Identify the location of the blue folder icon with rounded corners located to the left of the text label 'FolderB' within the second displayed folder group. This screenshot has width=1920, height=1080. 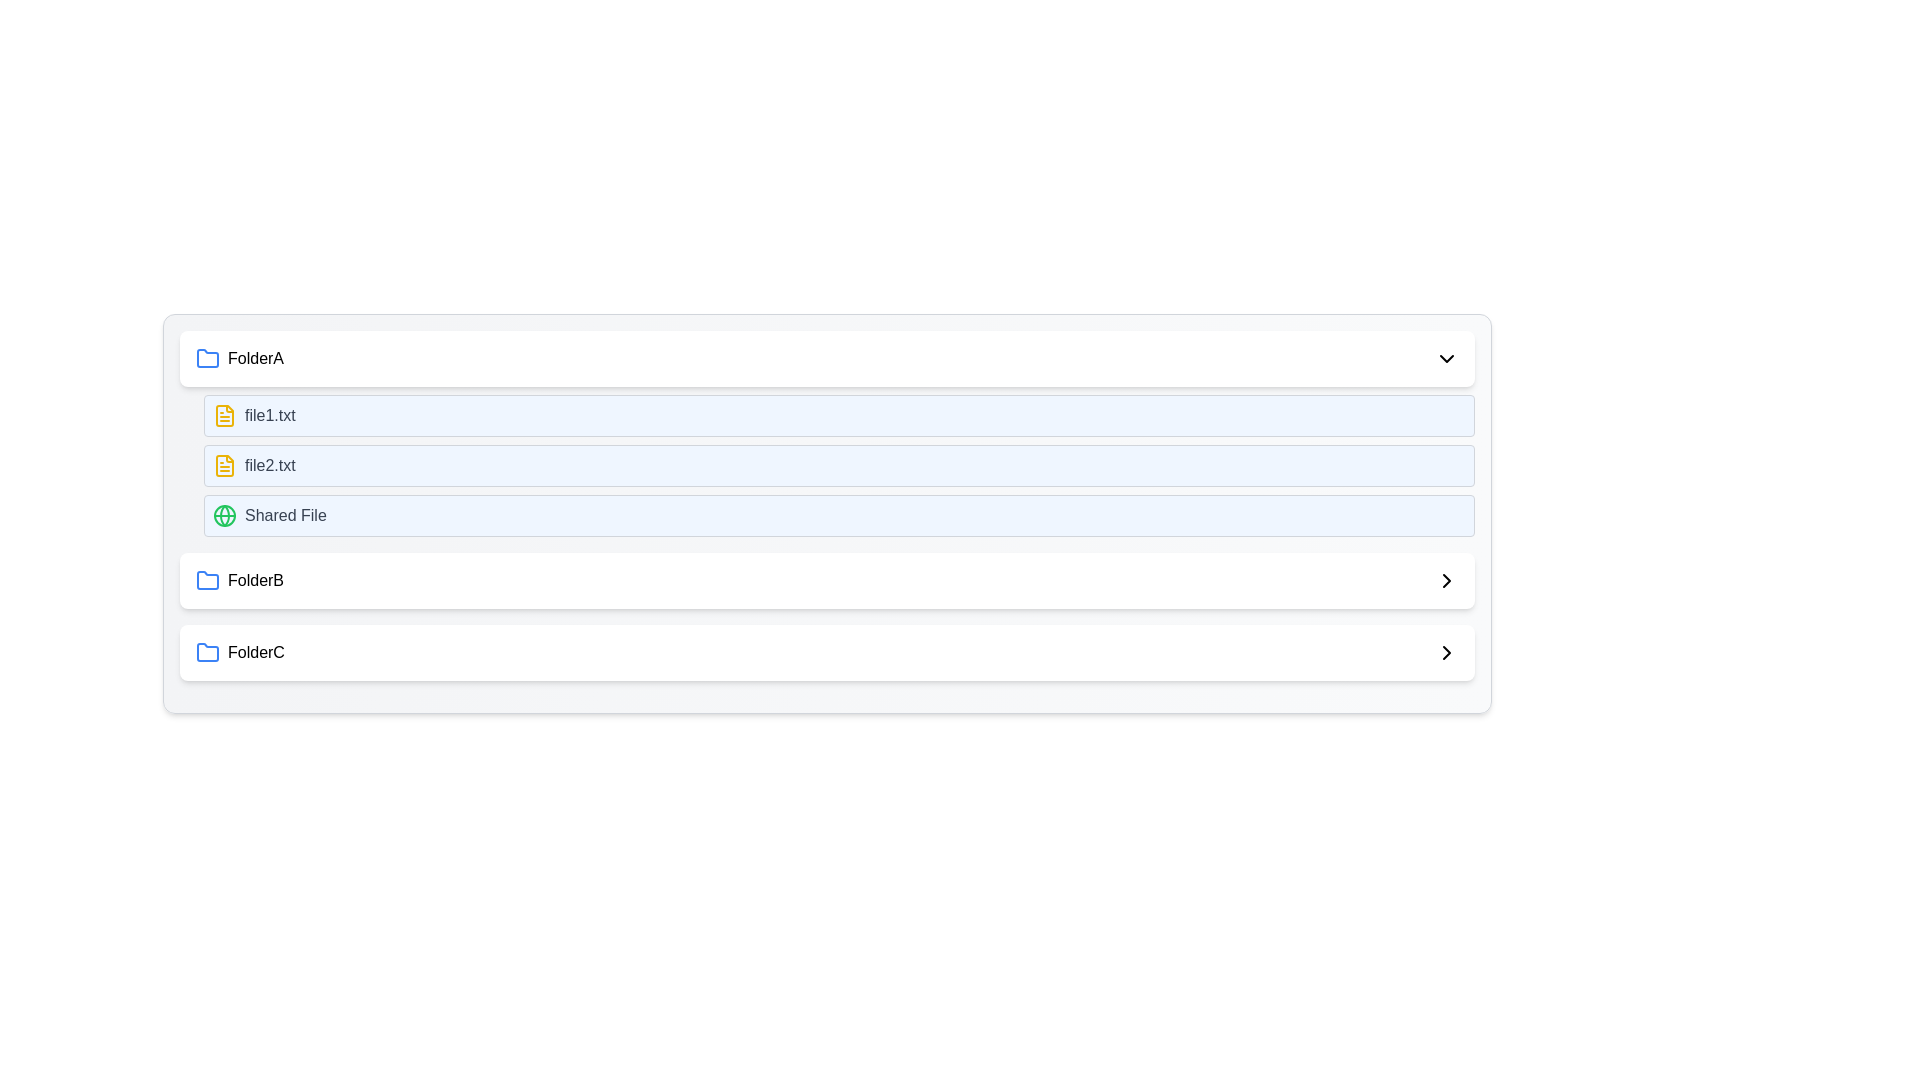
(207, 581).